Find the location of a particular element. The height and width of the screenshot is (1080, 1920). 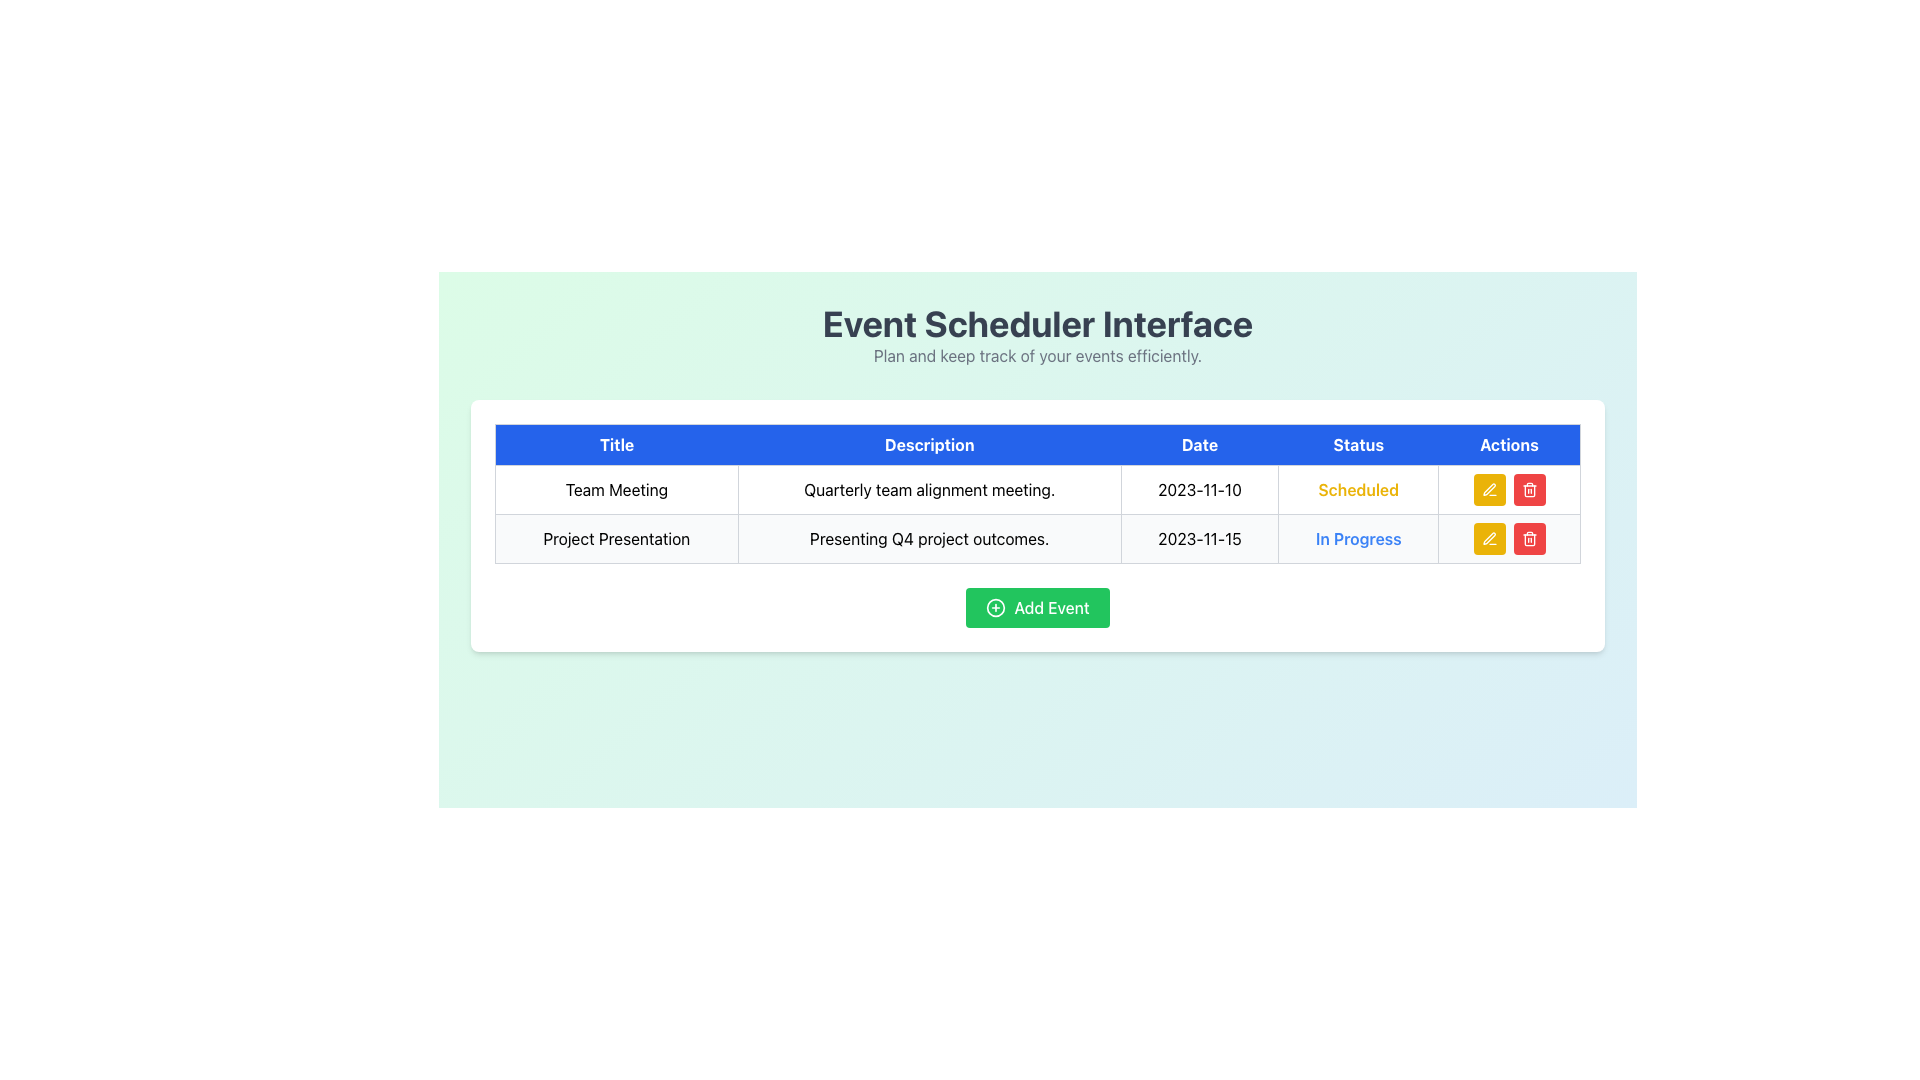

the pen icon located inside the yellow square button in the 'Actions' column of the 'Project Presentation' row is located at coordinates (1489, 489).